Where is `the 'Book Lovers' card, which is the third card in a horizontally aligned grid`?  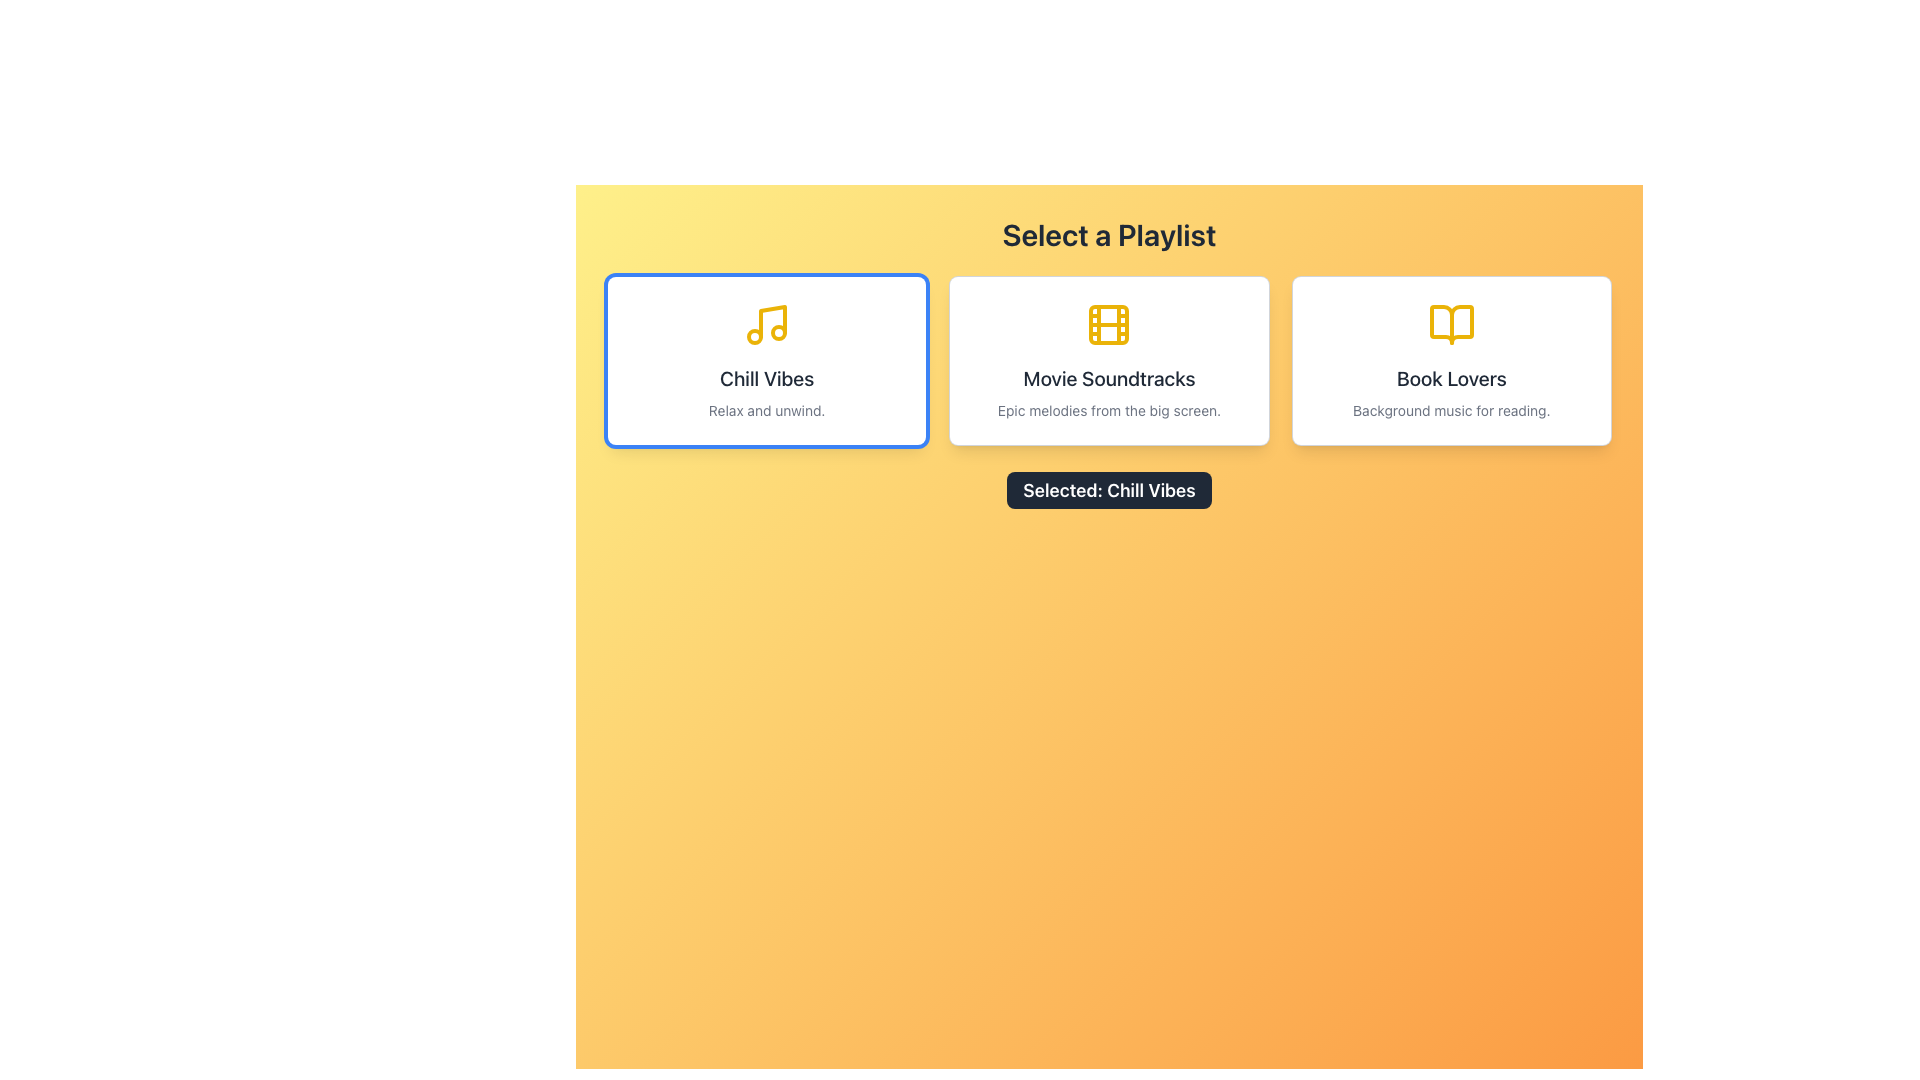
the 'Book Lovers' card, which is the third card in a horizontally aligned grid is located at coordinates (1451, 361).